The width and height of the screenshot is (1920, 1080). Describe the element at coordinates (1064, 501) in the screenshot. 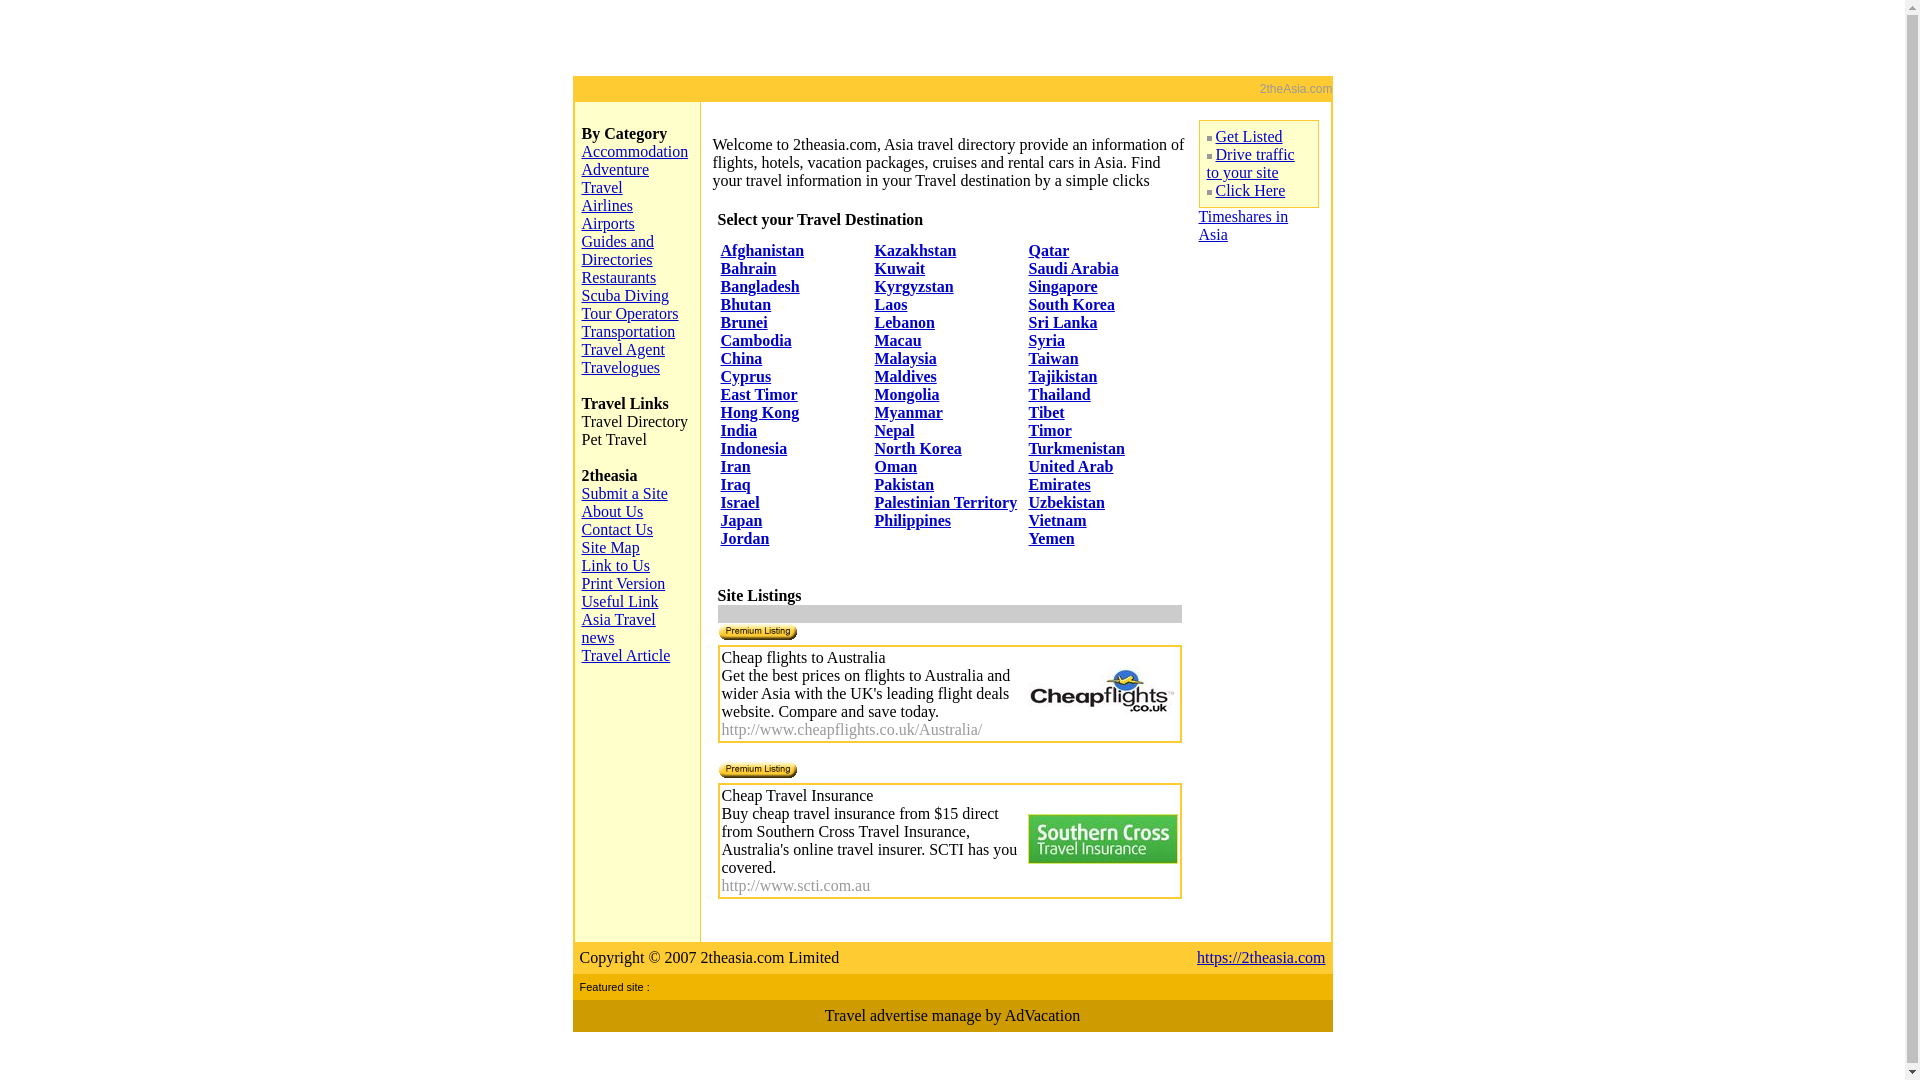

I see `'Uzbekistan'` at that location.